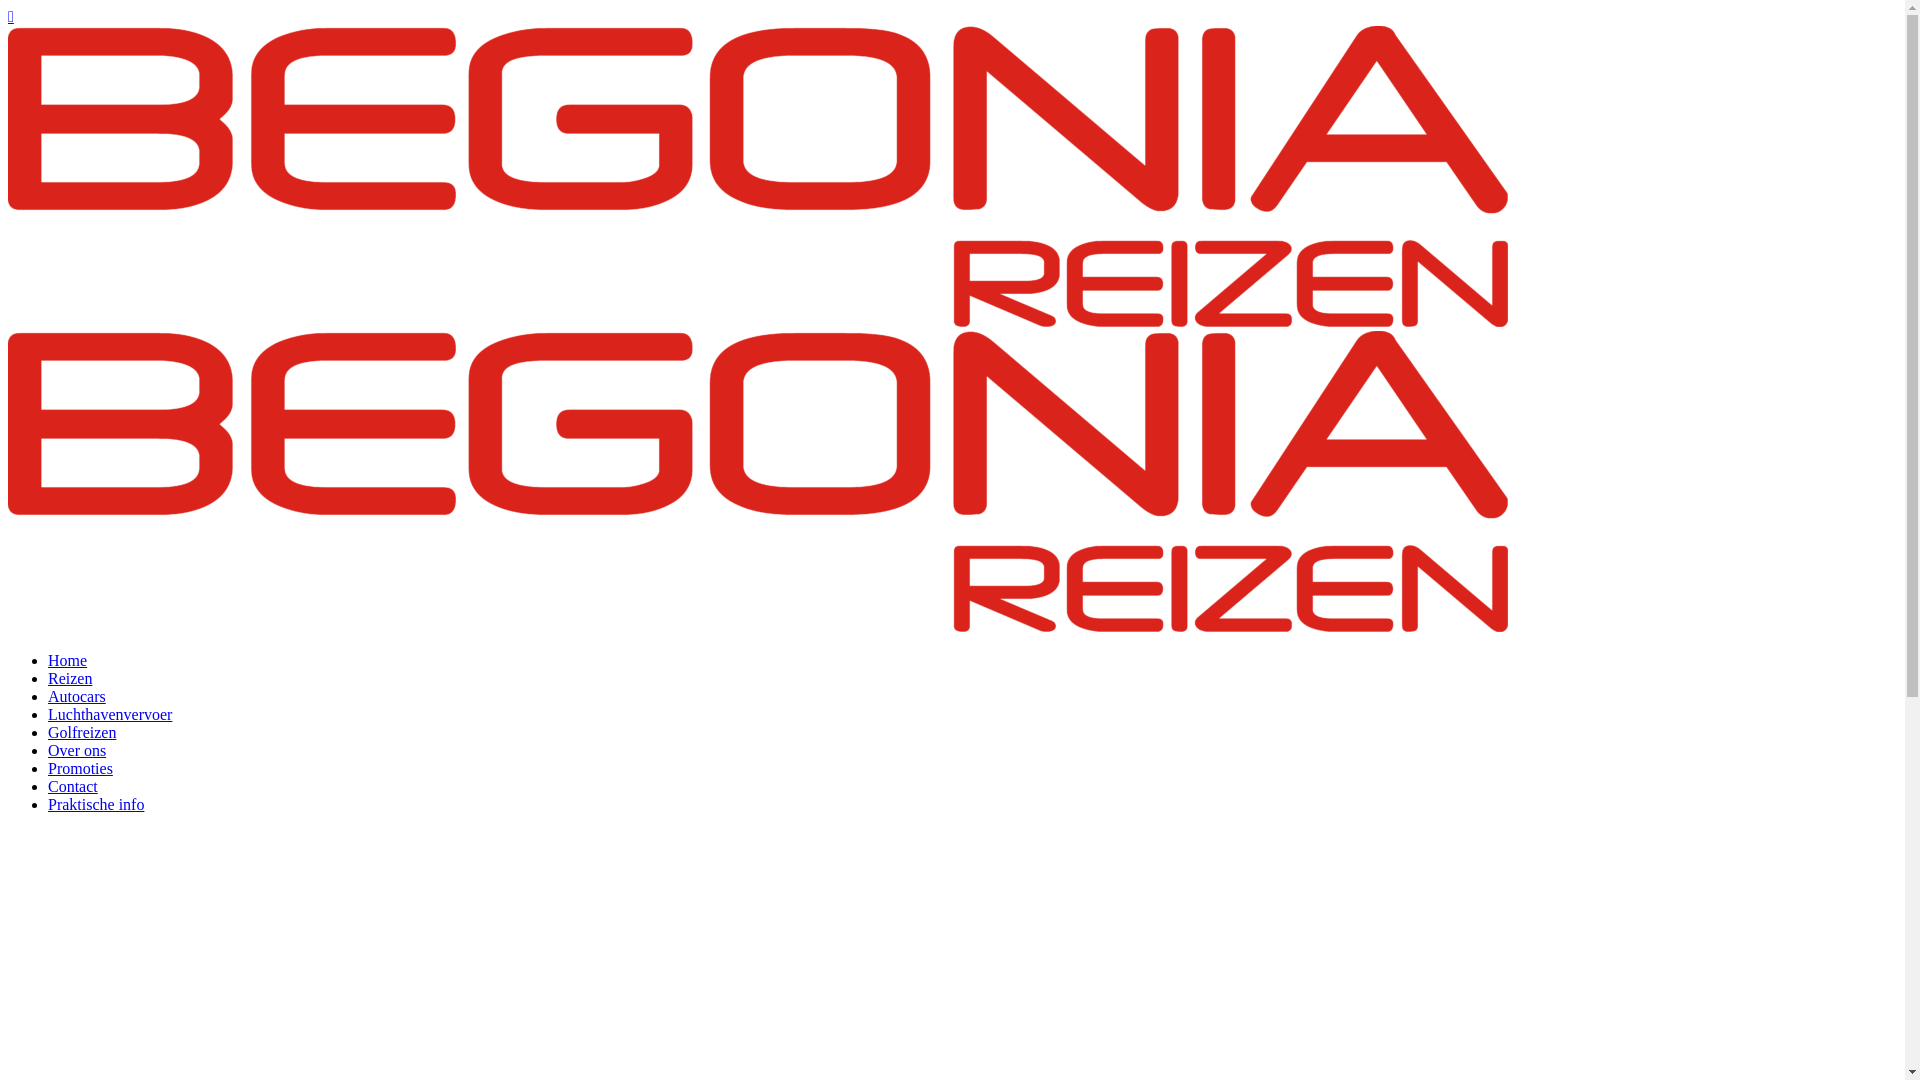  I want to click on 'Over ons', so click(76, 750).